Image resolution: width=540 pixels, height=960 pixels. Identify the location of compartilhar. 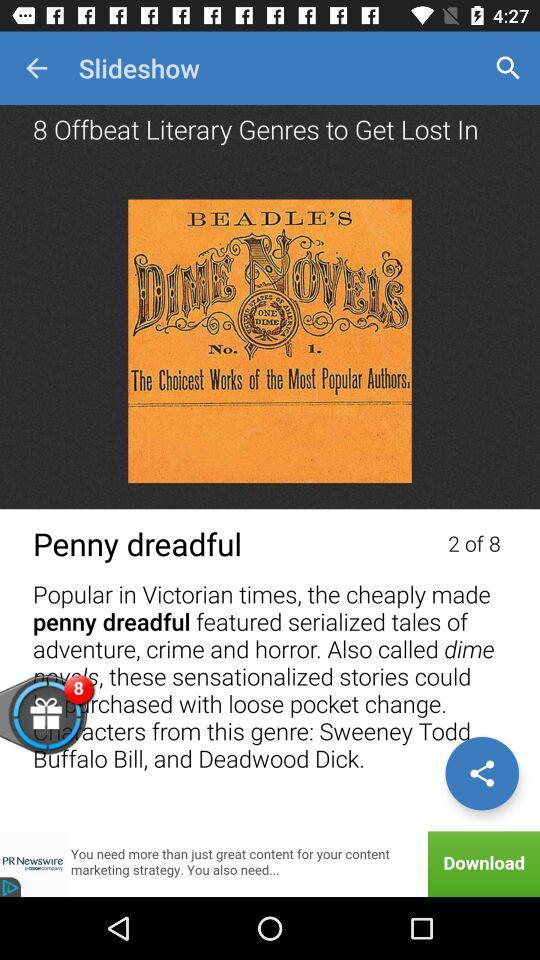
(481, 772).